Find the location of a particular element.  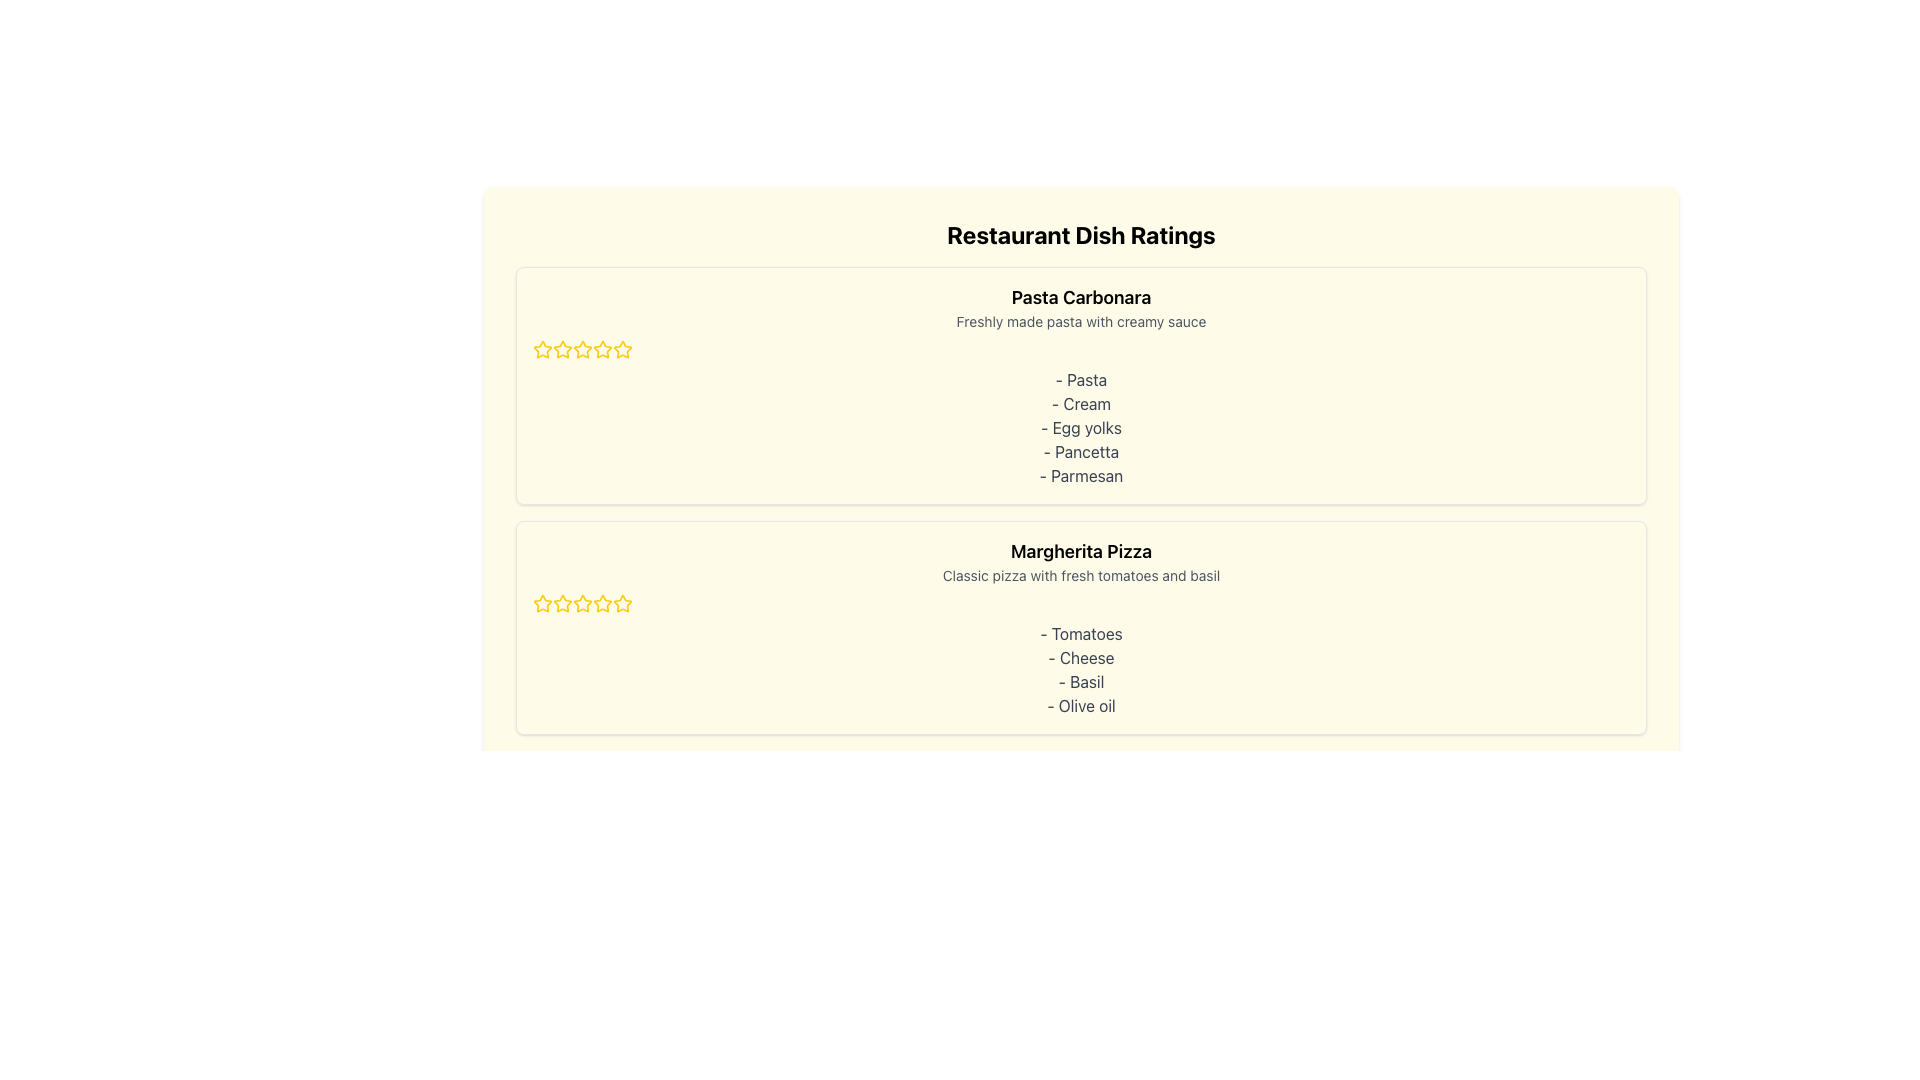

the fifth star in the Margherita Pizza rating stars is located at coordinates (581, 603).